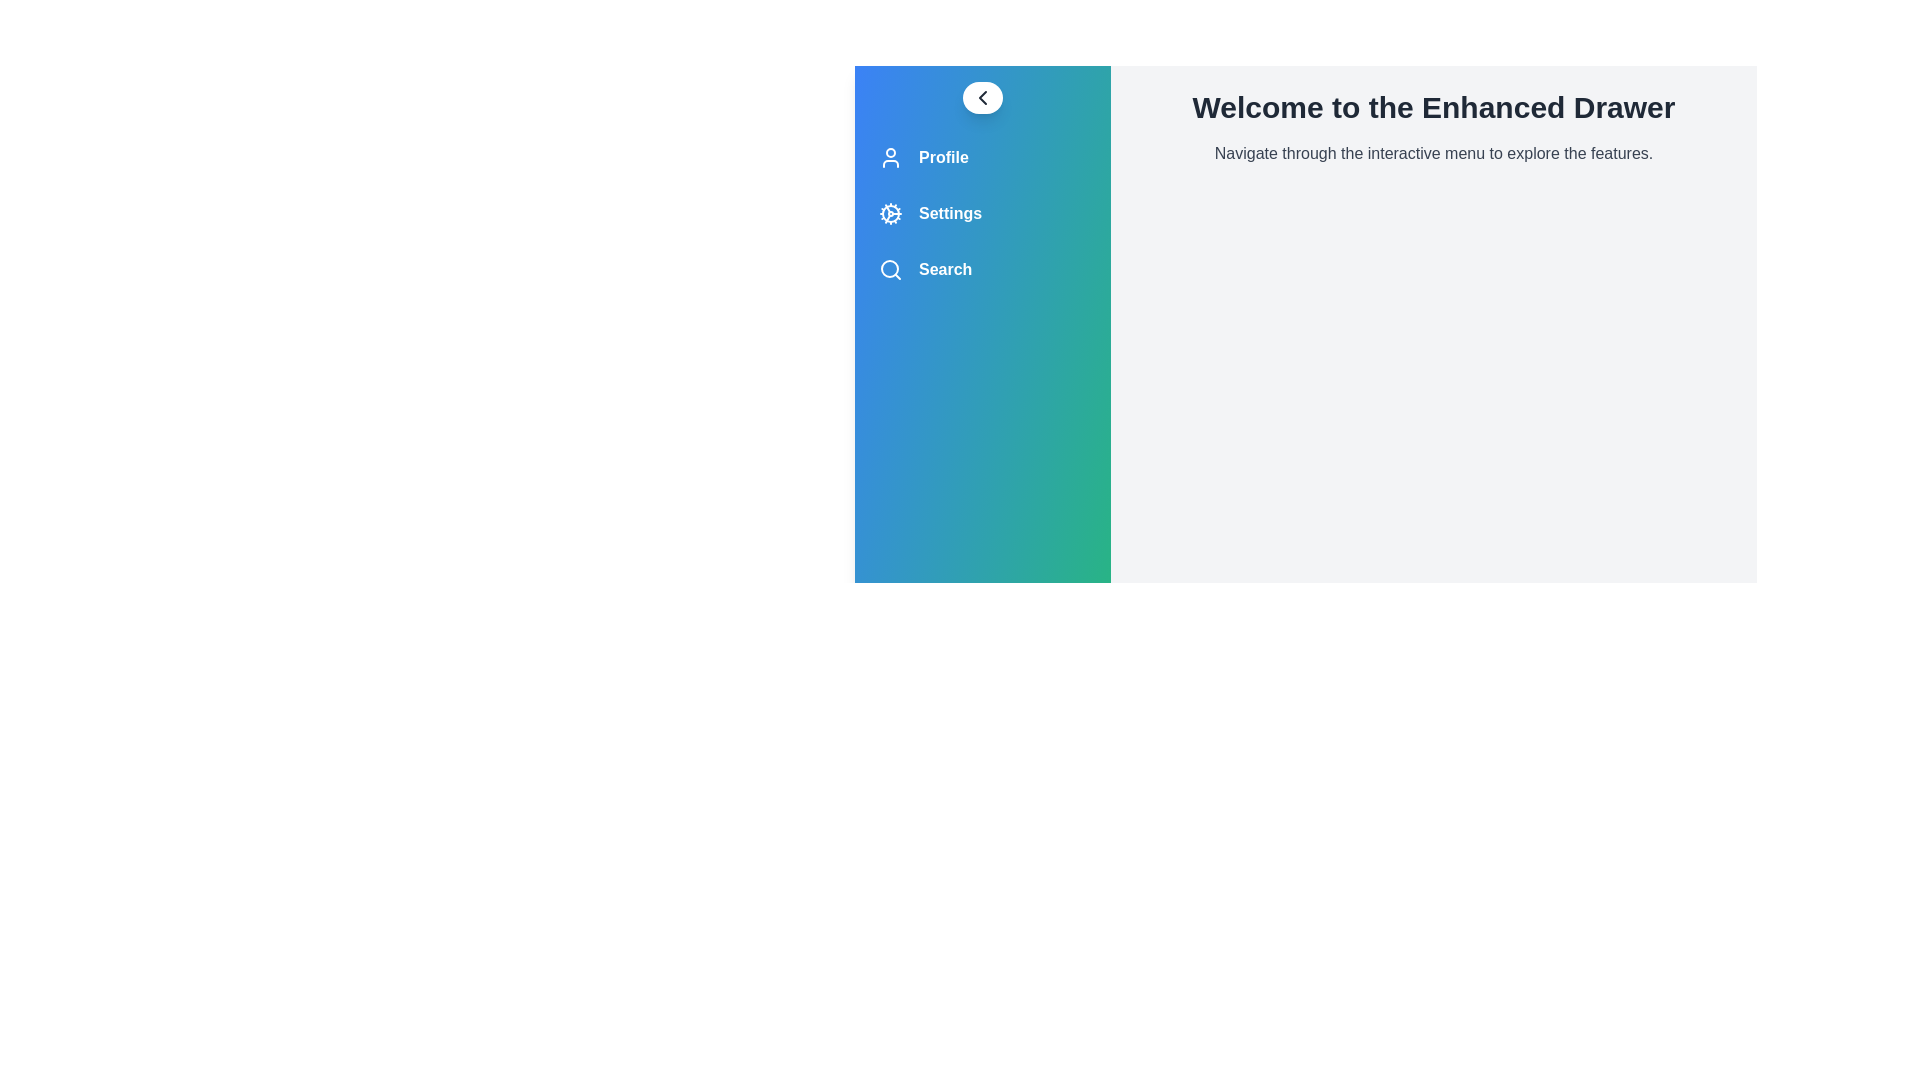 The image size is (1920, 1080). I want to click on the 'Profile' menu item in the drawer, so click(983, 157).